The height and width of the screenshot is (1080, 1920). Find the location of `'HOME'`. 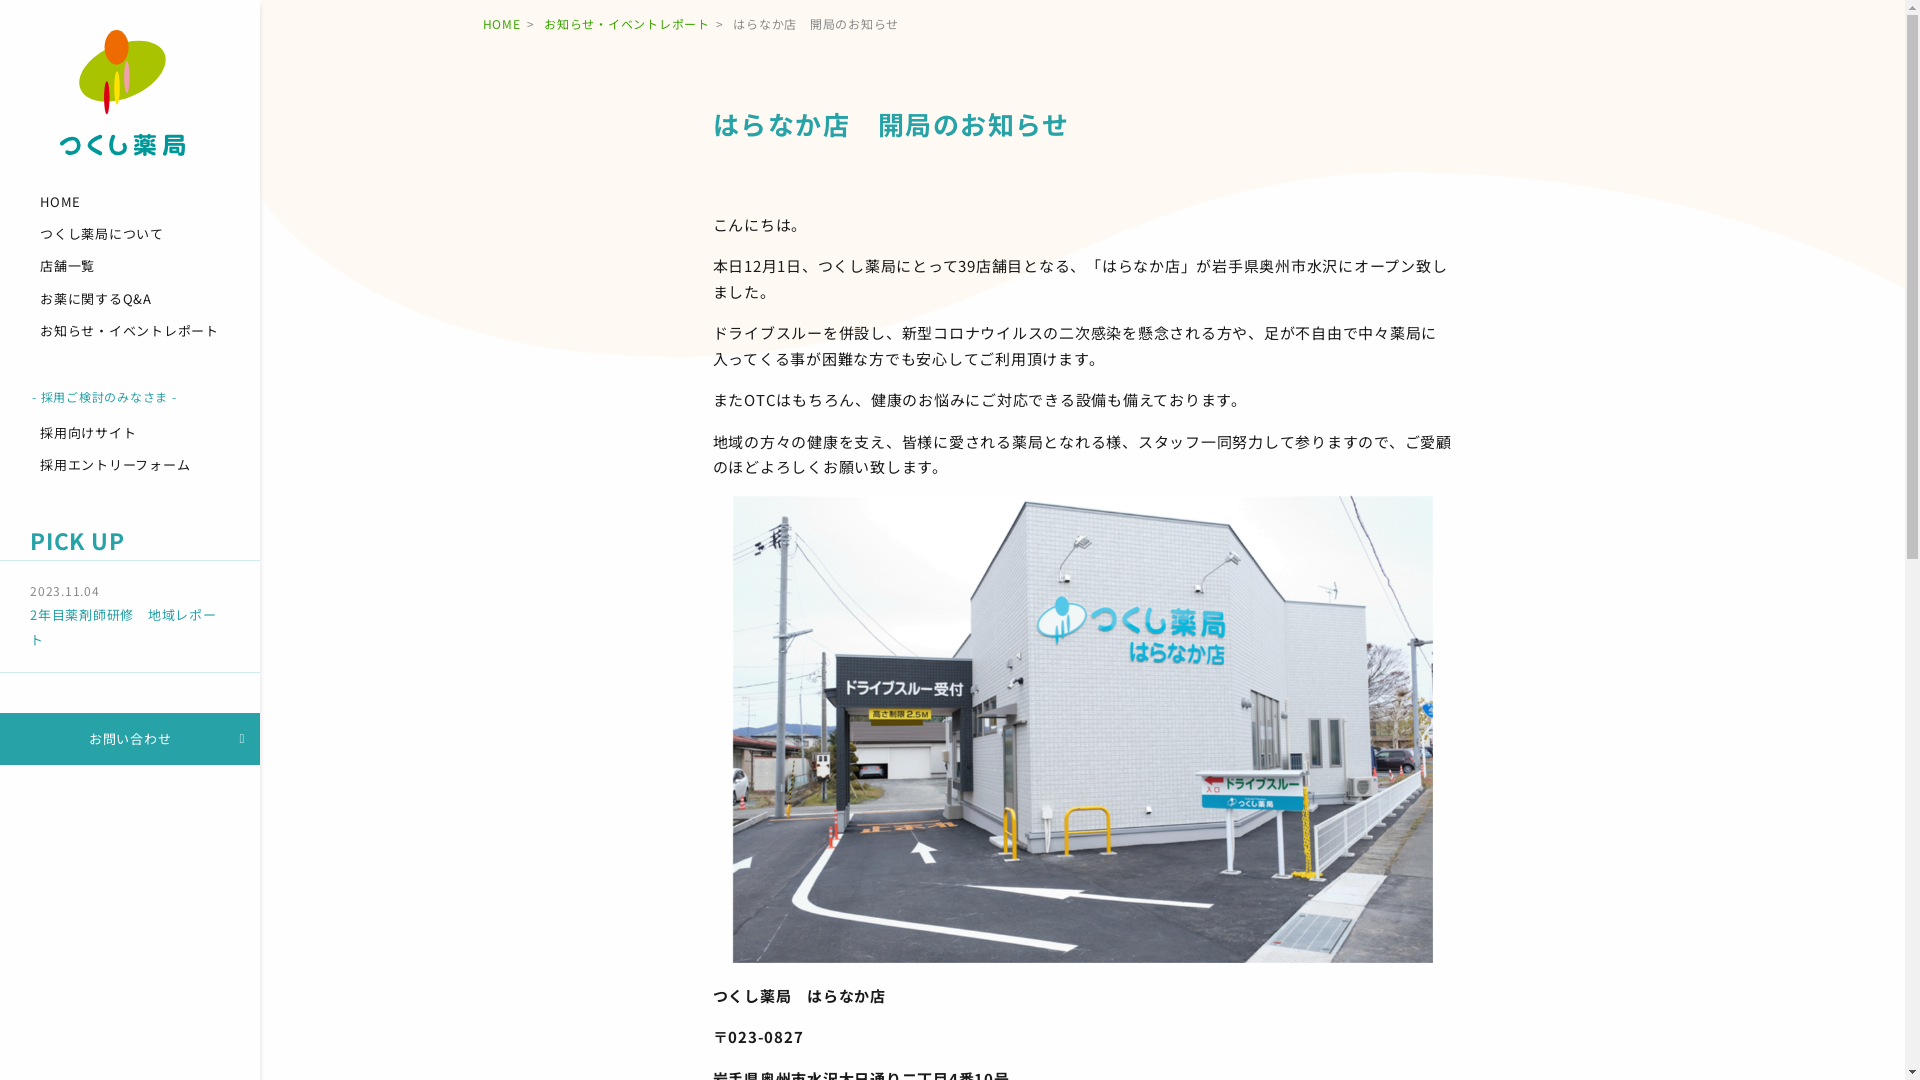

'HOME' is located at coordinates (128, 201).